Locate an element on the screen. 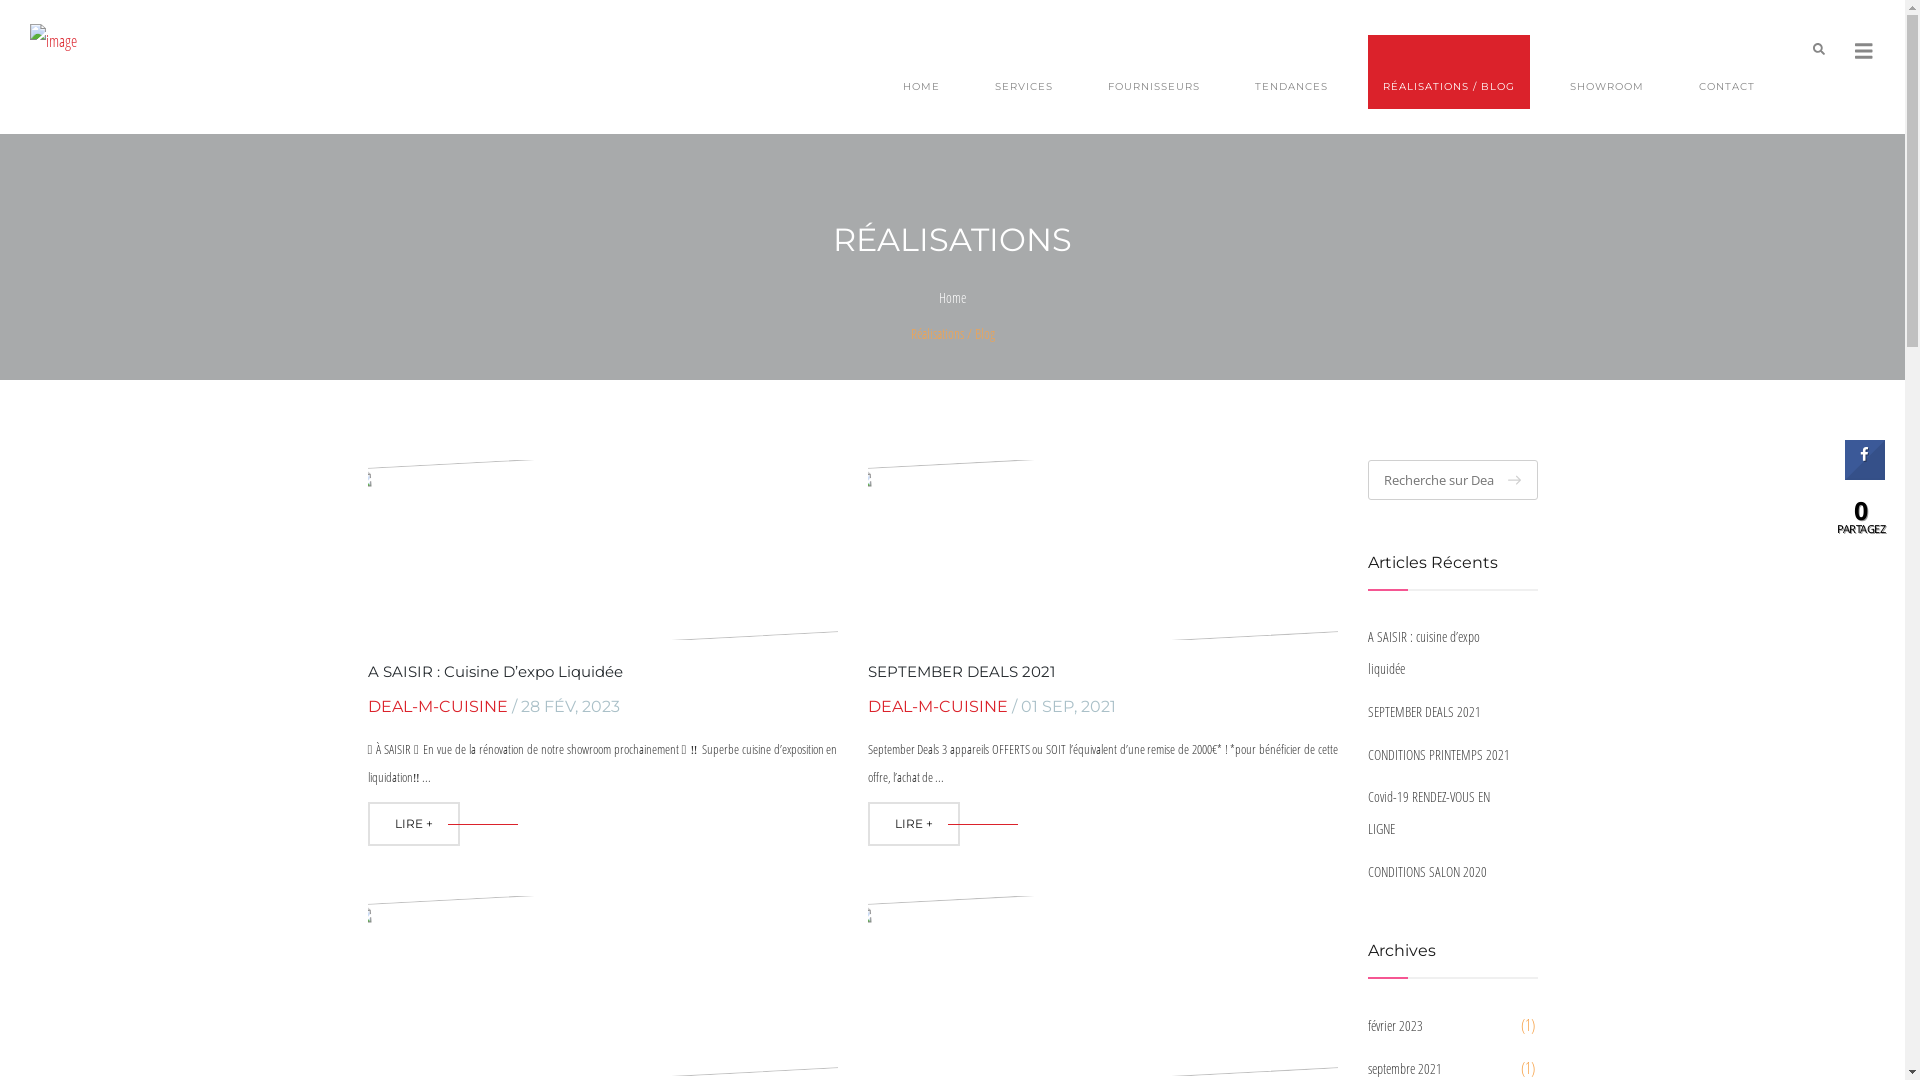 Image resolution: width=1920 pixels, height=1080 pixels. 'Share on Facebook' is located at coordinates (1864, 474).